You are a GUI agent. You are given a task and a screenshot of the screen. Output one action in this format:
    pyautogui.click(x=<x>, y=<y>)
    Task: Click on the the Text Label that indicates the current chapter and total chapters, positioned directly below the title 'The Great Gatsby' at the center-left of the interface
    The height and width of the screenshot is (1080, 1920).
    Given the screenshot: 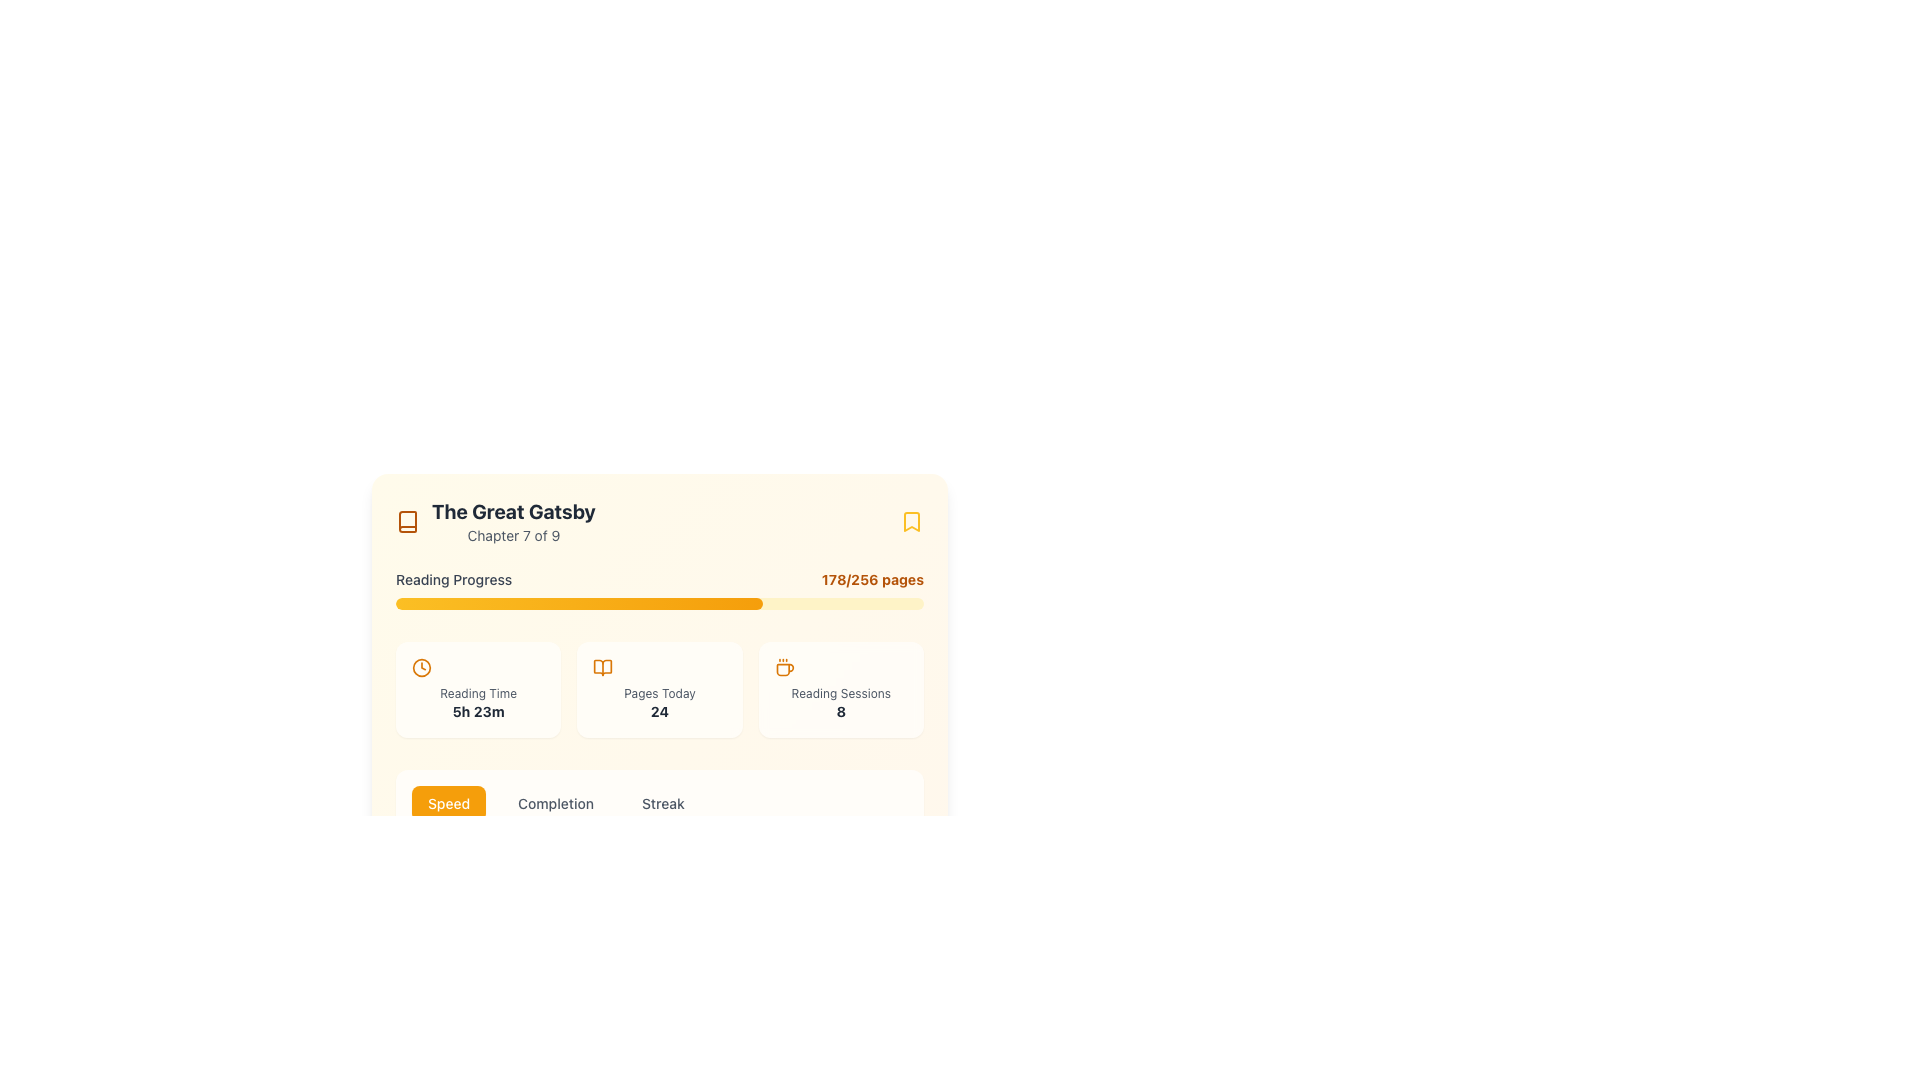 What is the action you would take?
    pyautogui.click(x=513, y=535)
    